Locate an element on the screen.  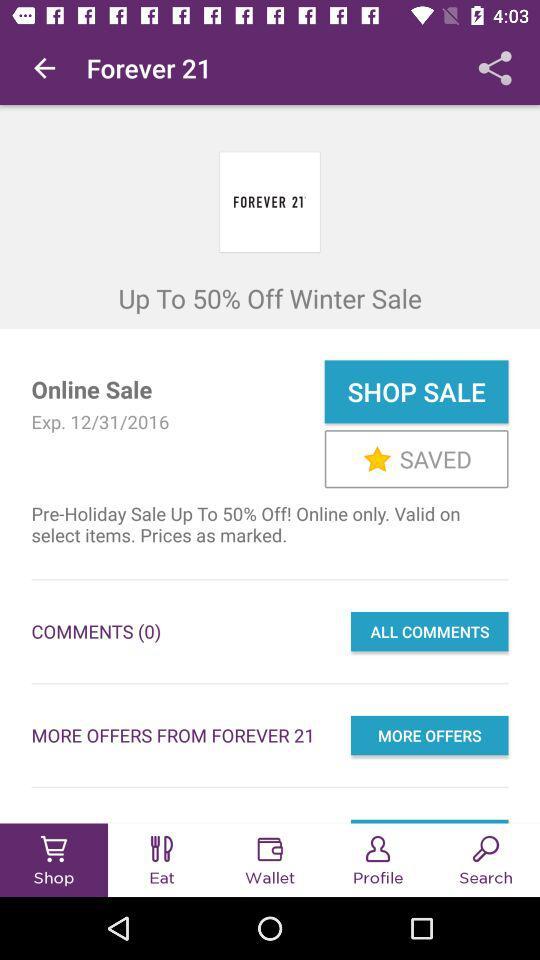
the app next to the forever 21 item is located at coordinates (494, 68).